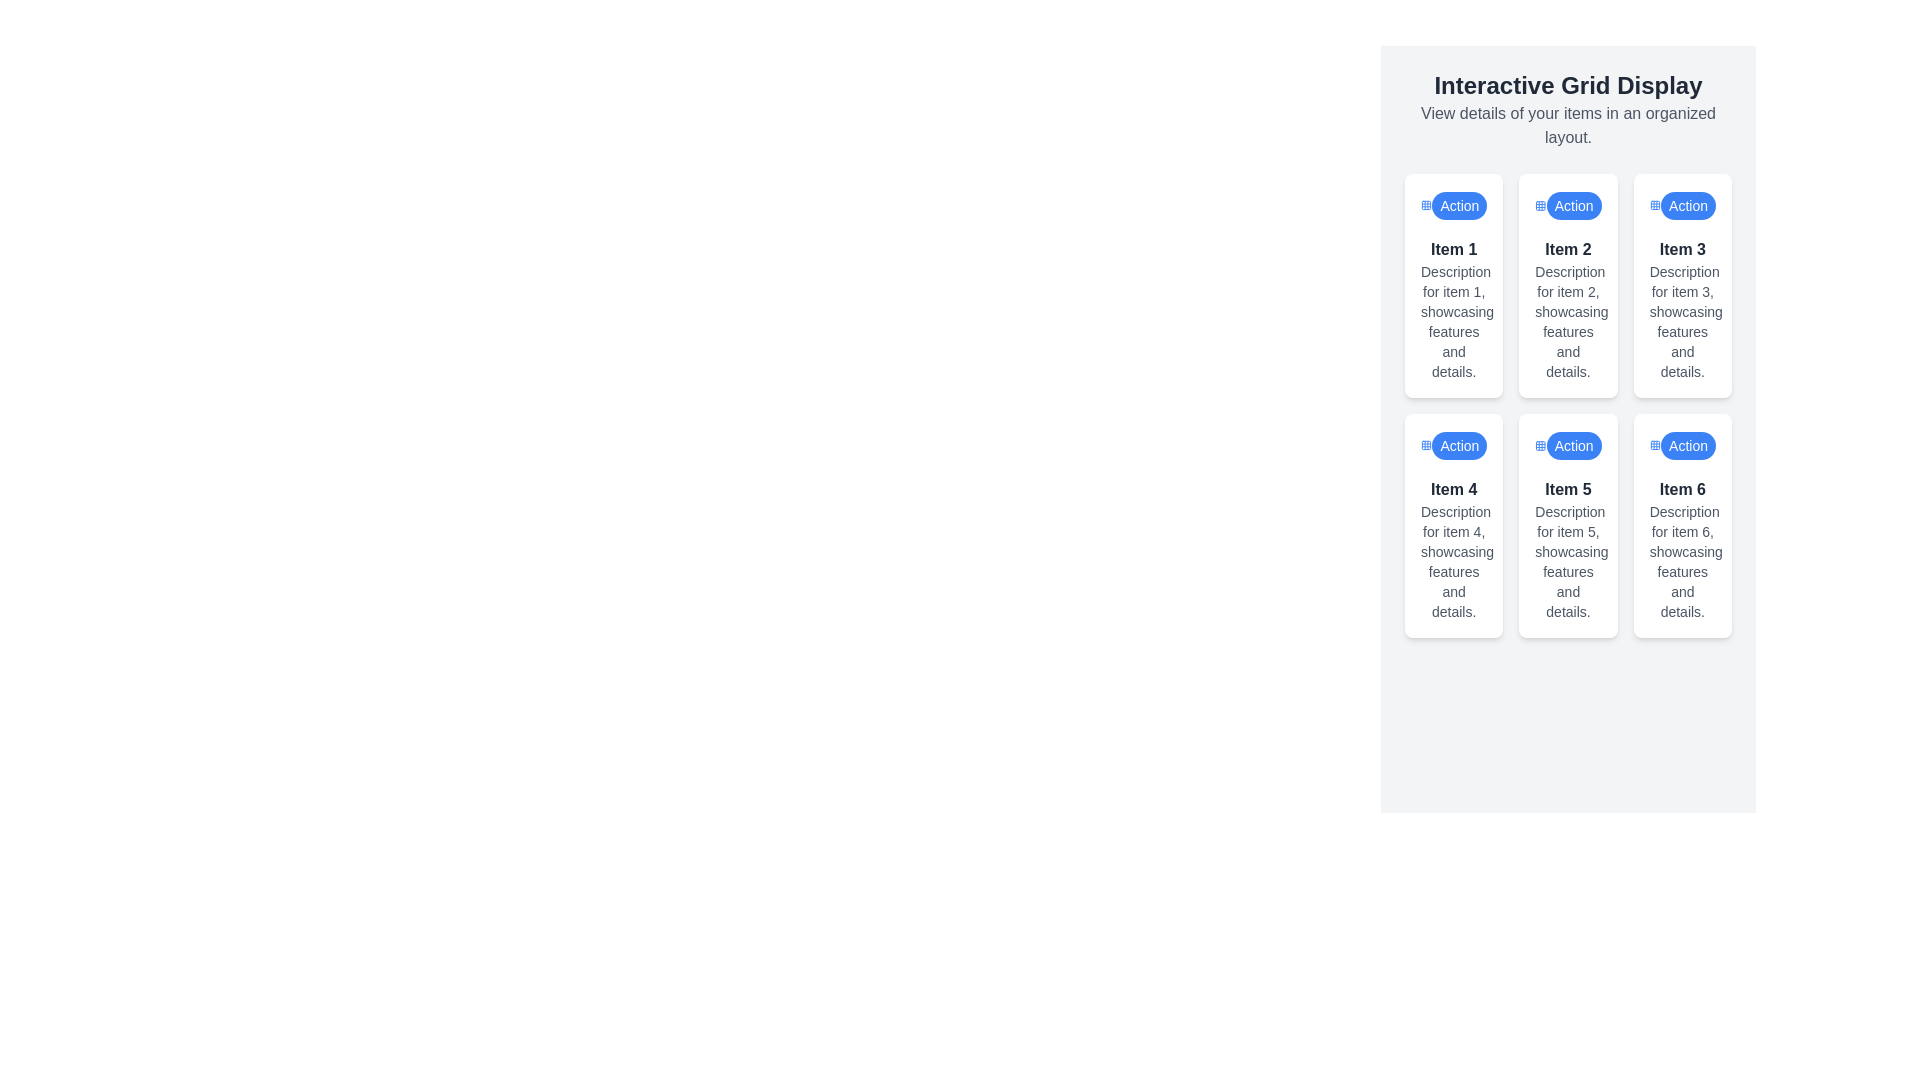 The height and width of the screenshot is (1080, 1920). I want to click on the small gray text block stating 'Description for item 3, showcasing features and details.' located below the bold header 'Item 3' in the third column of the interface, so click(1681, 320).